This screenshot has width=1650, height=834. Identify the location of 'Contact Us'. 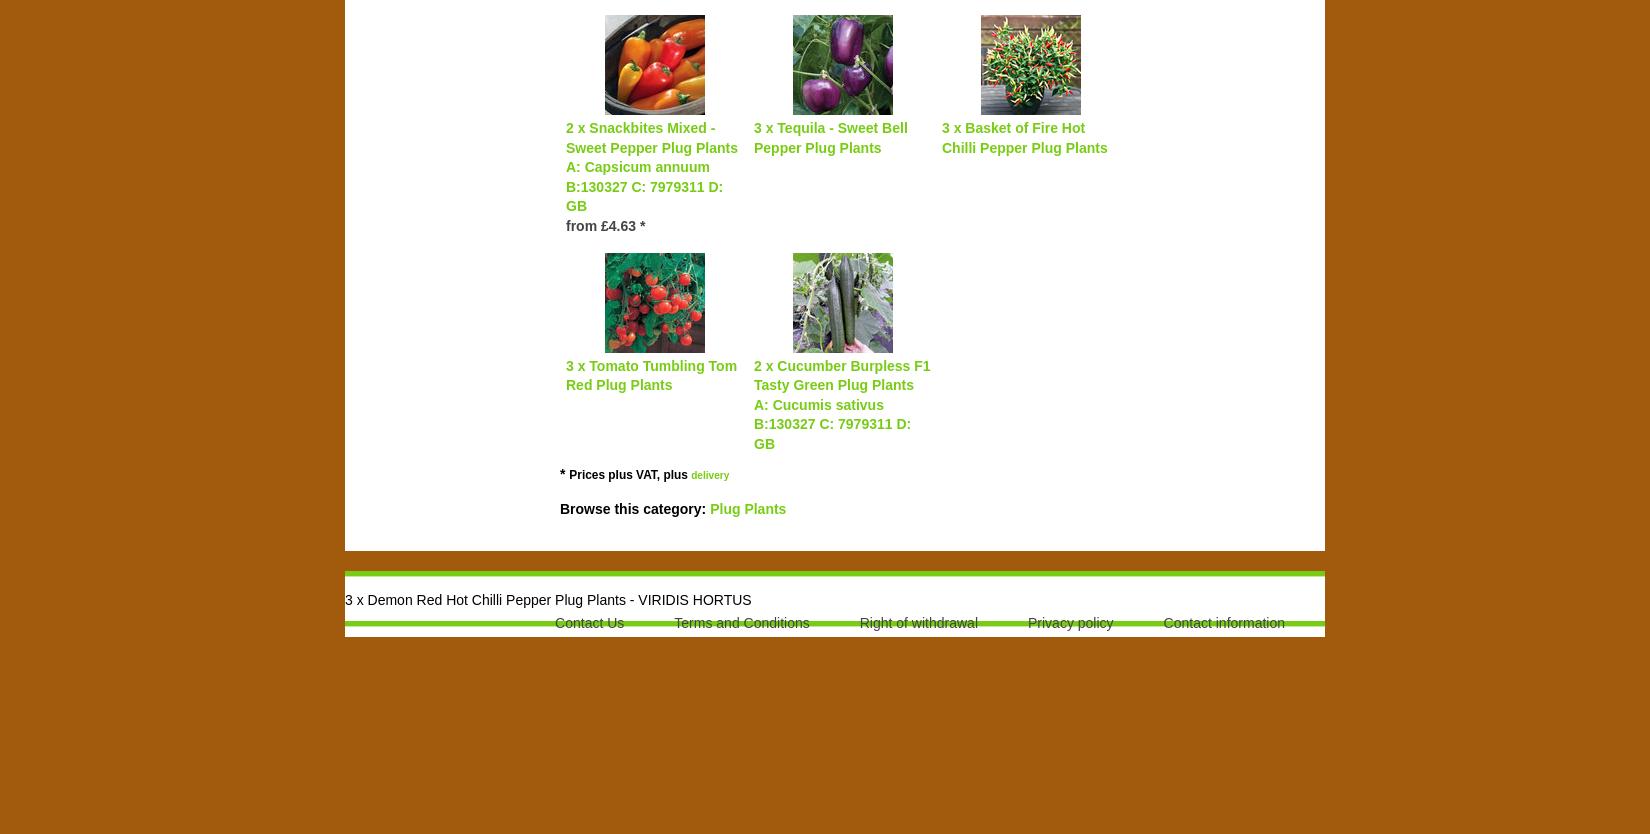
(588, 622).